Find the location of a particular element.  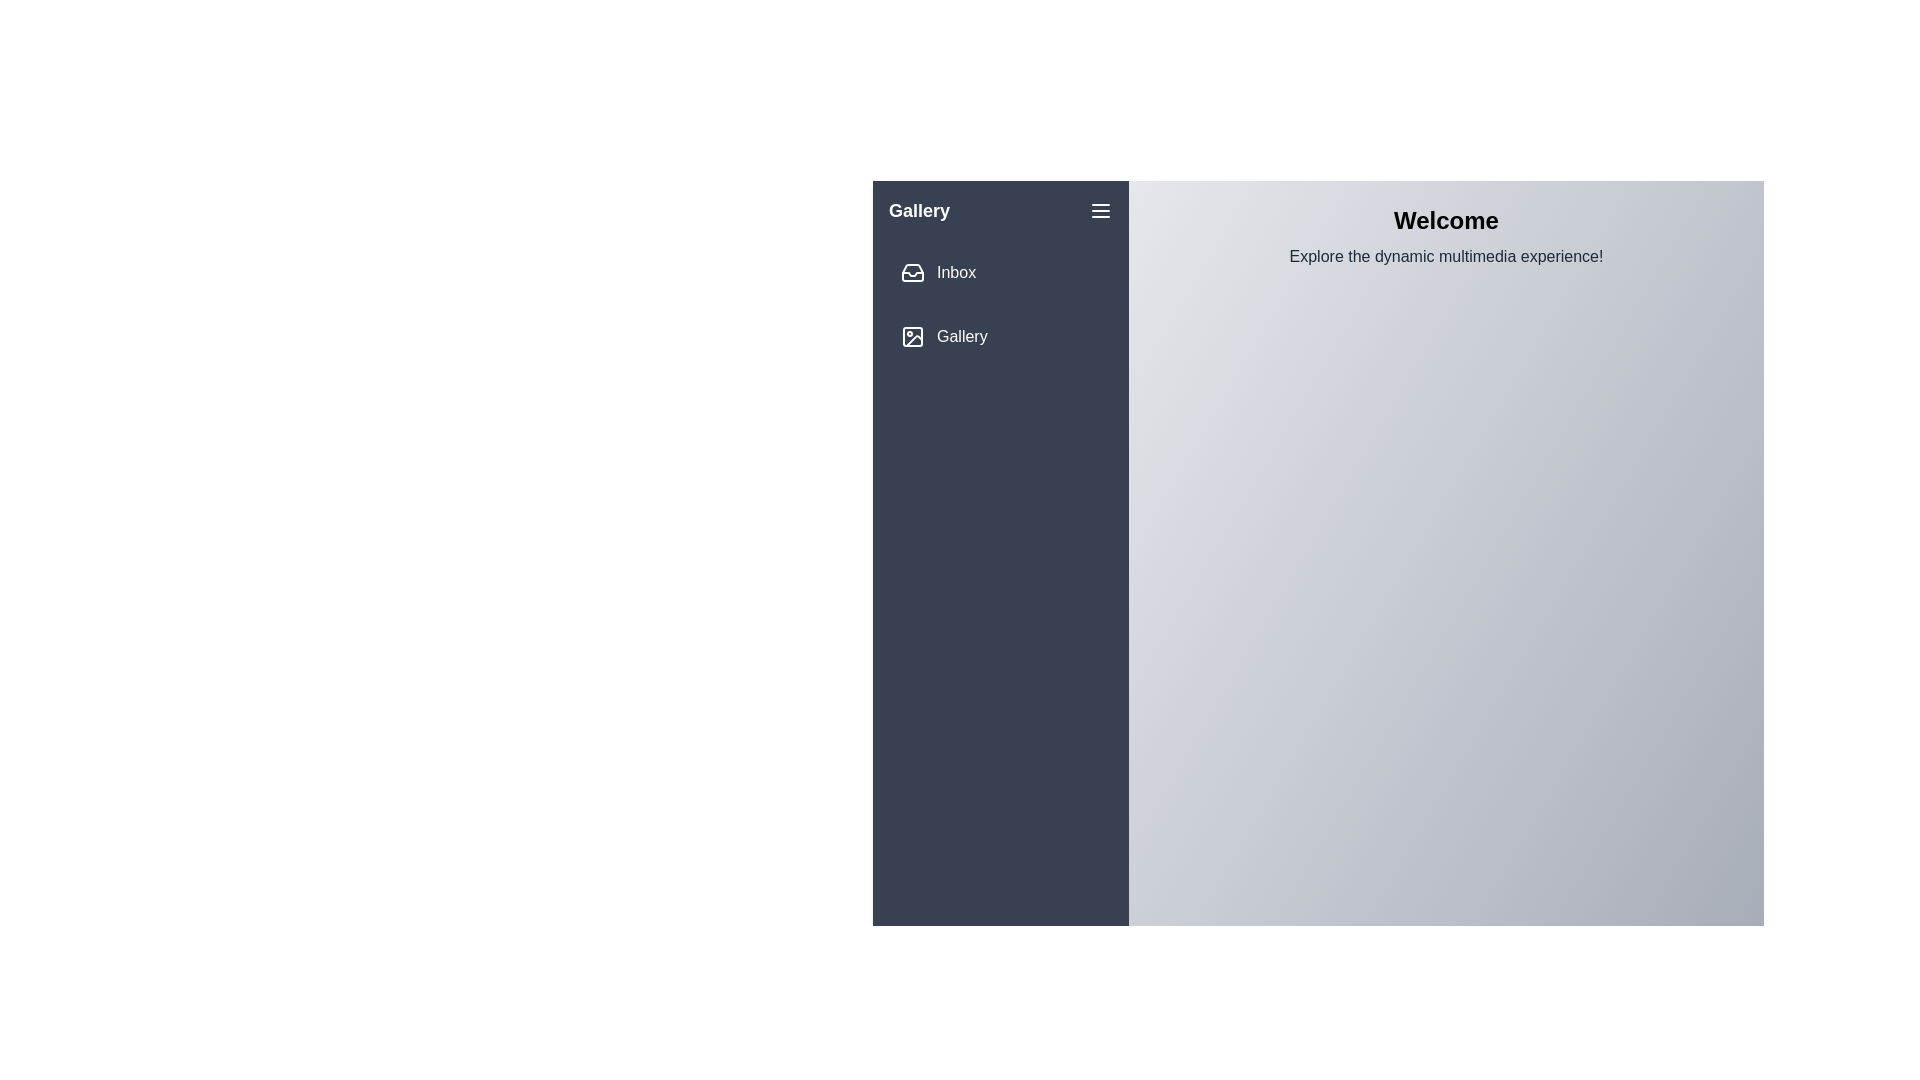

the Navigation Menu Item that allows users is located at coordinates (1001, 335).